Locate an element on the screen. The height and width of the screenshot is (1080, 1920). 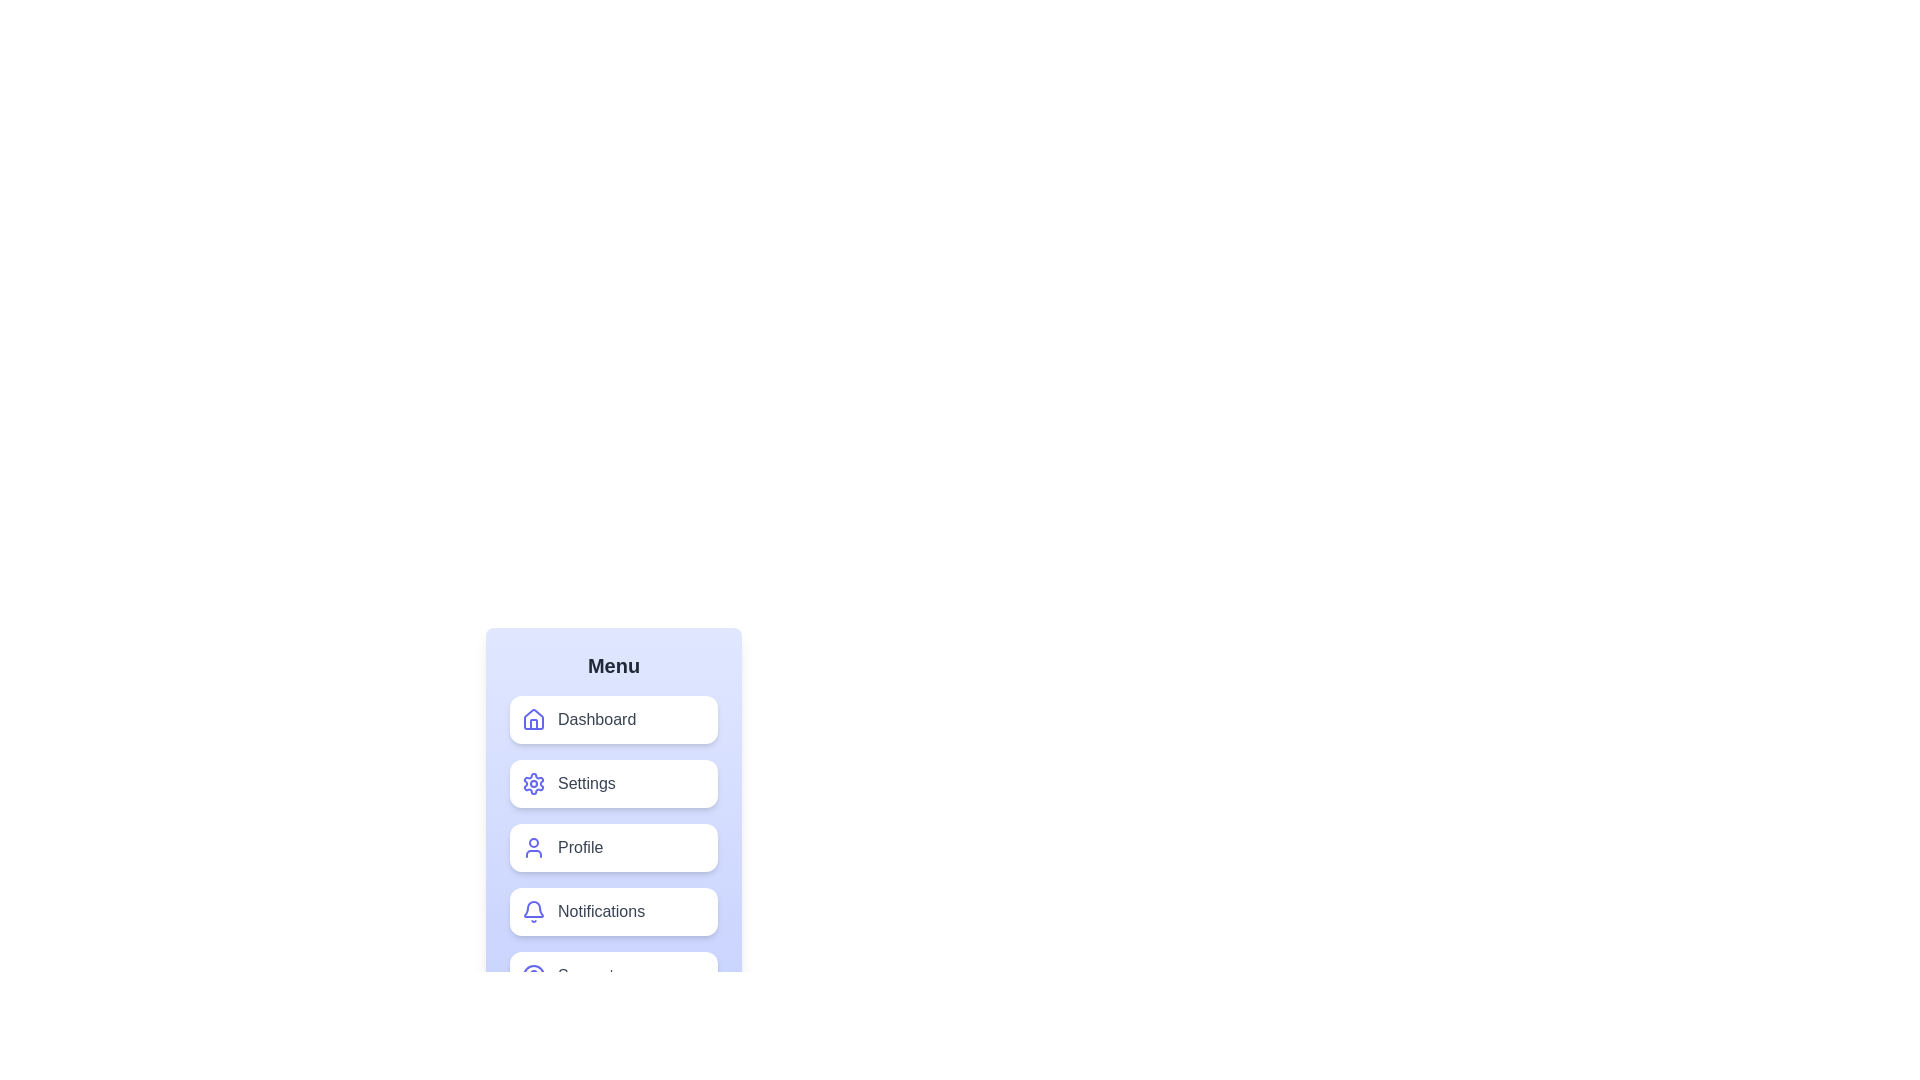
the purple circular icon with a question mark, located to the left of the 'Support' text in the options menu is located at coordinates (533, 974).